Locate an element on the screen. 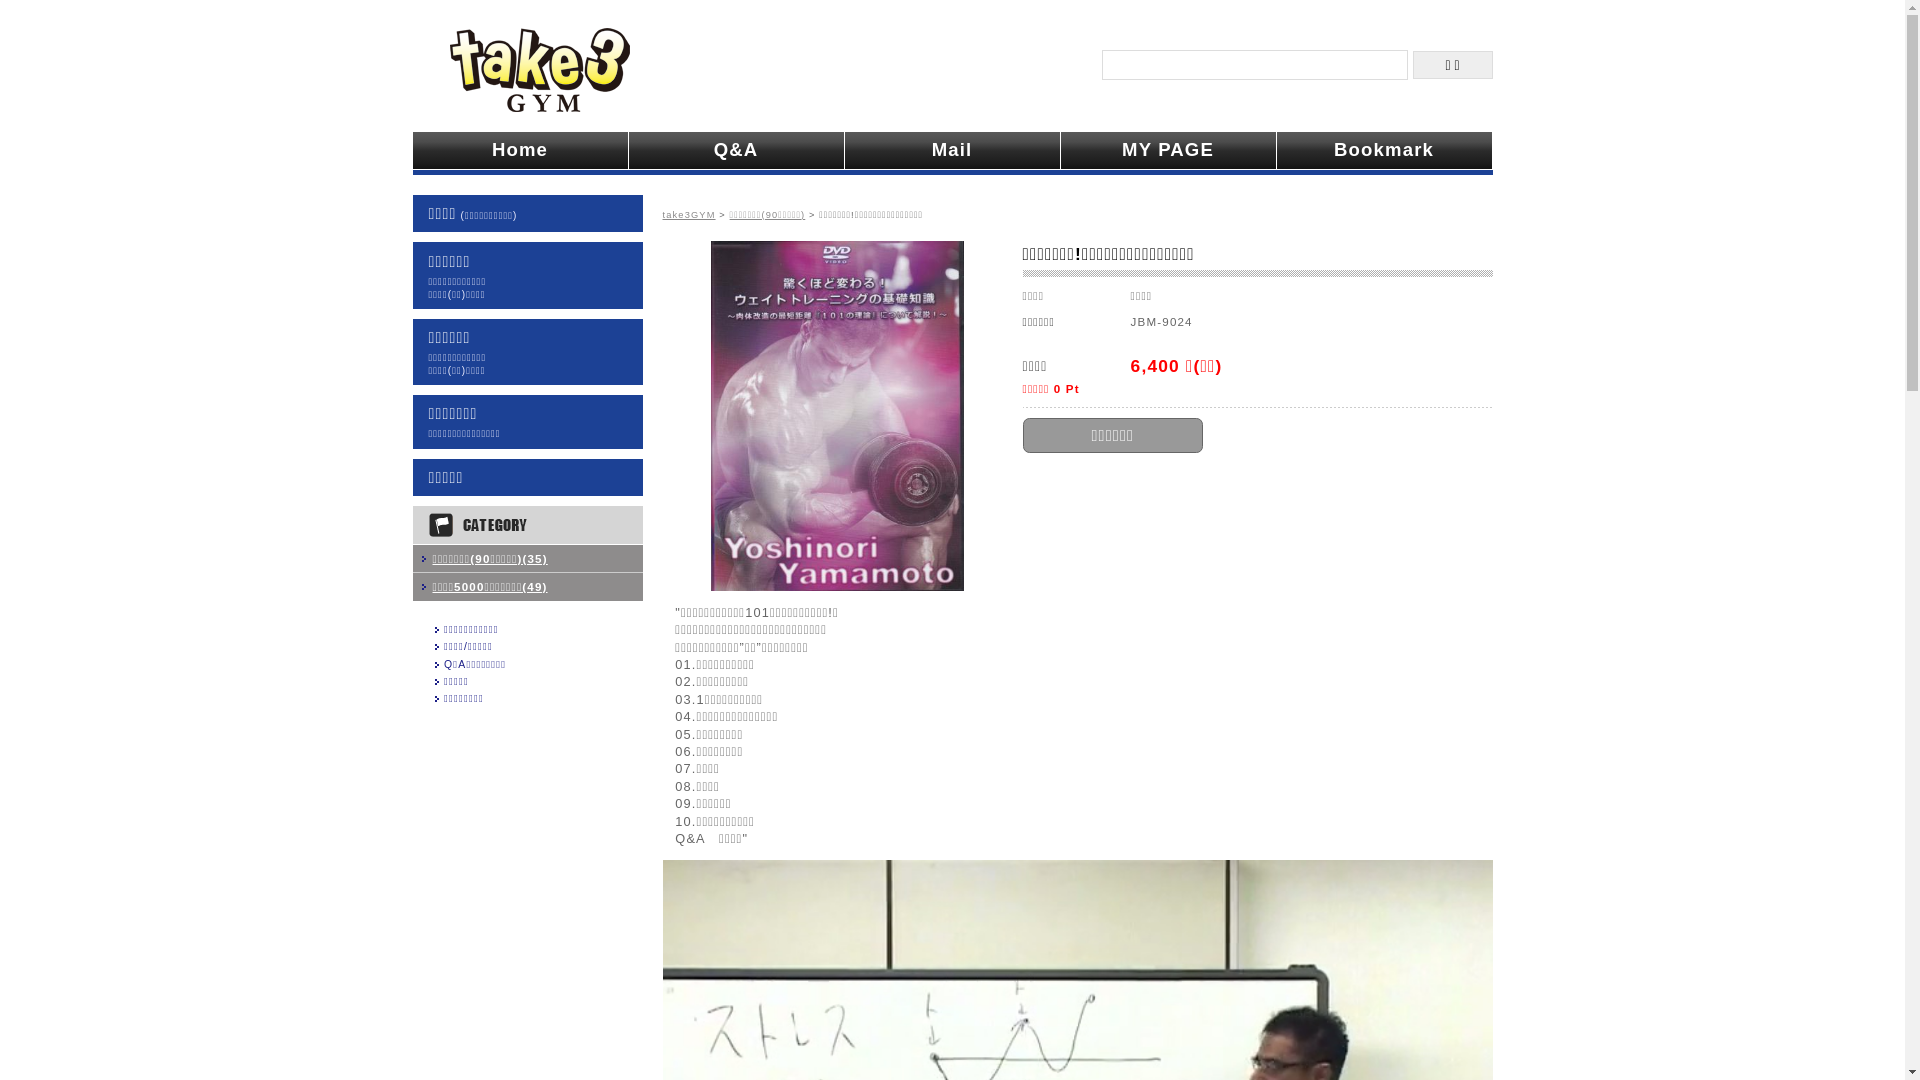 Image resolution: width=1920 pixels, height=1080 pixels. 'Home' is located at coordinates (519, 149).